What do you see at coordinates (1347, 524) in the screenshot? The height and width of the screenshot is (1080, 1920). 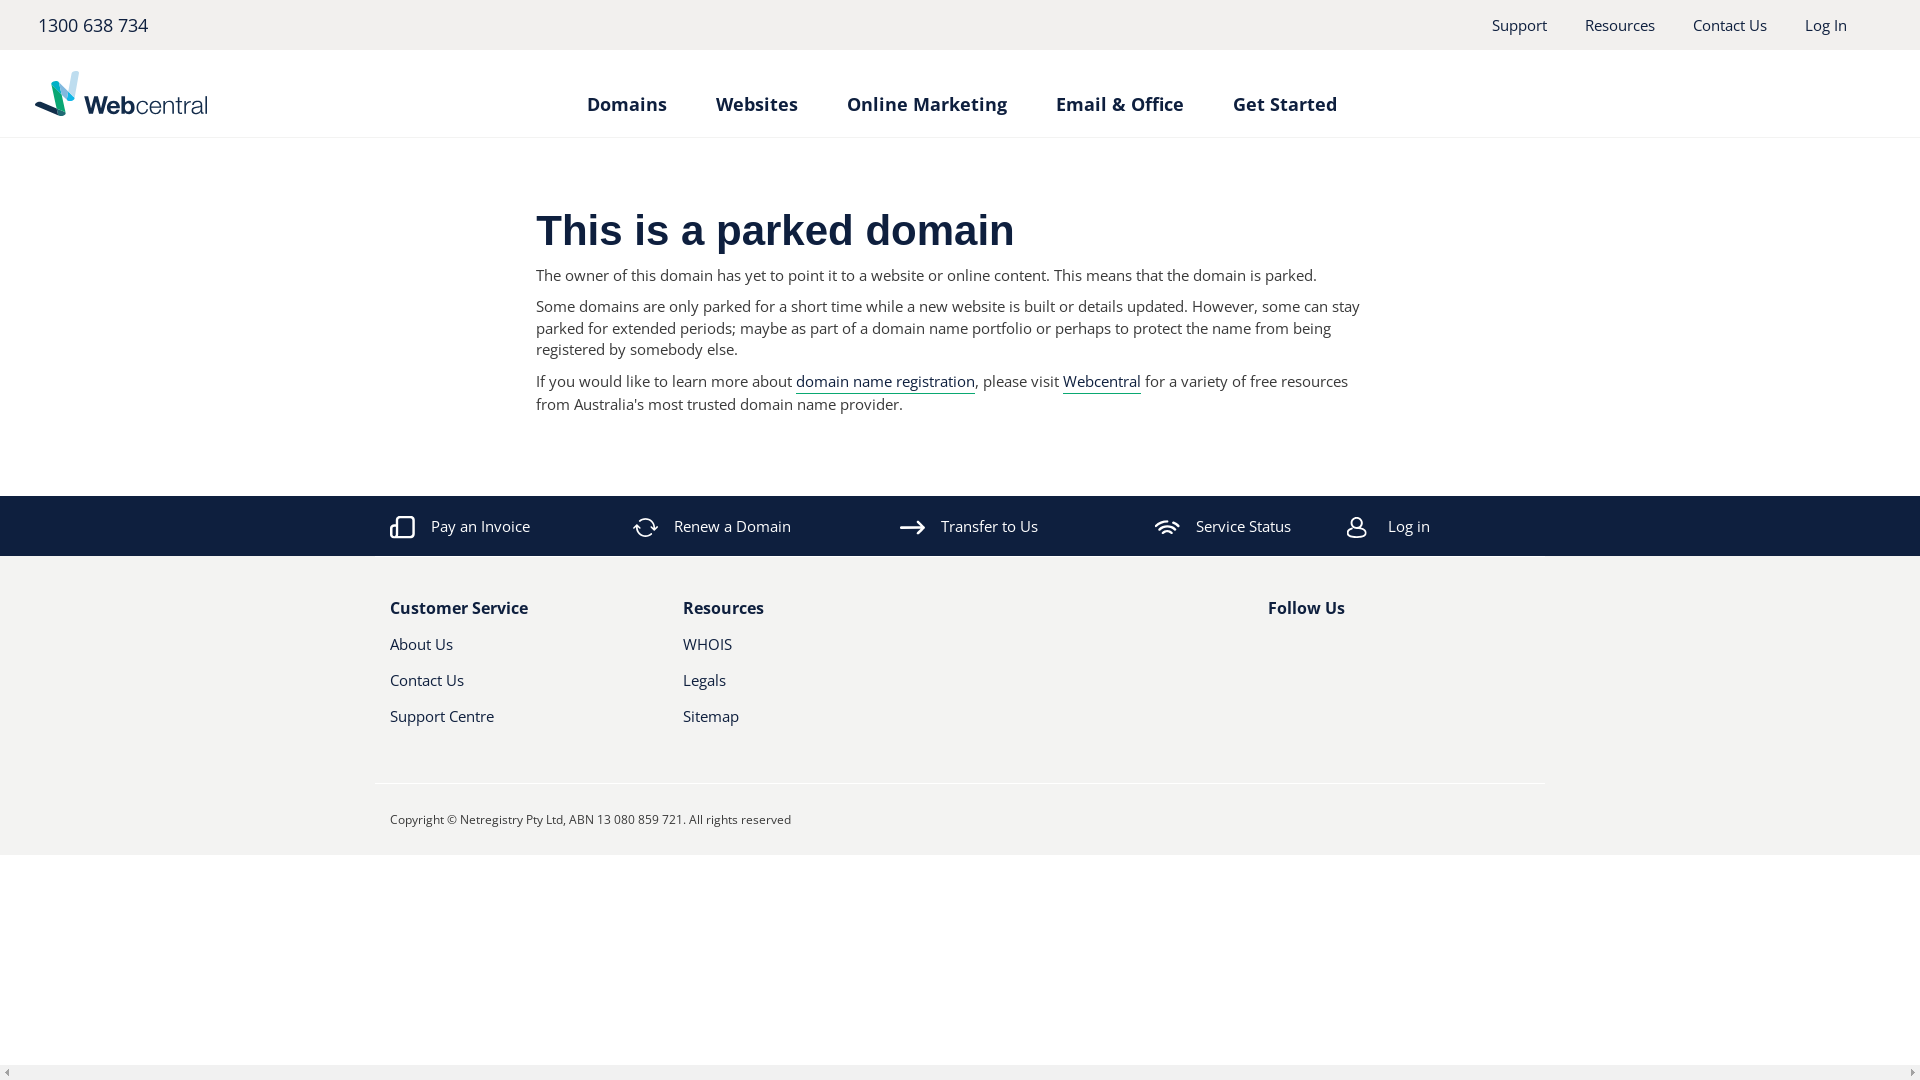 I see `'Log in'` at bounding box center [1347, 524].